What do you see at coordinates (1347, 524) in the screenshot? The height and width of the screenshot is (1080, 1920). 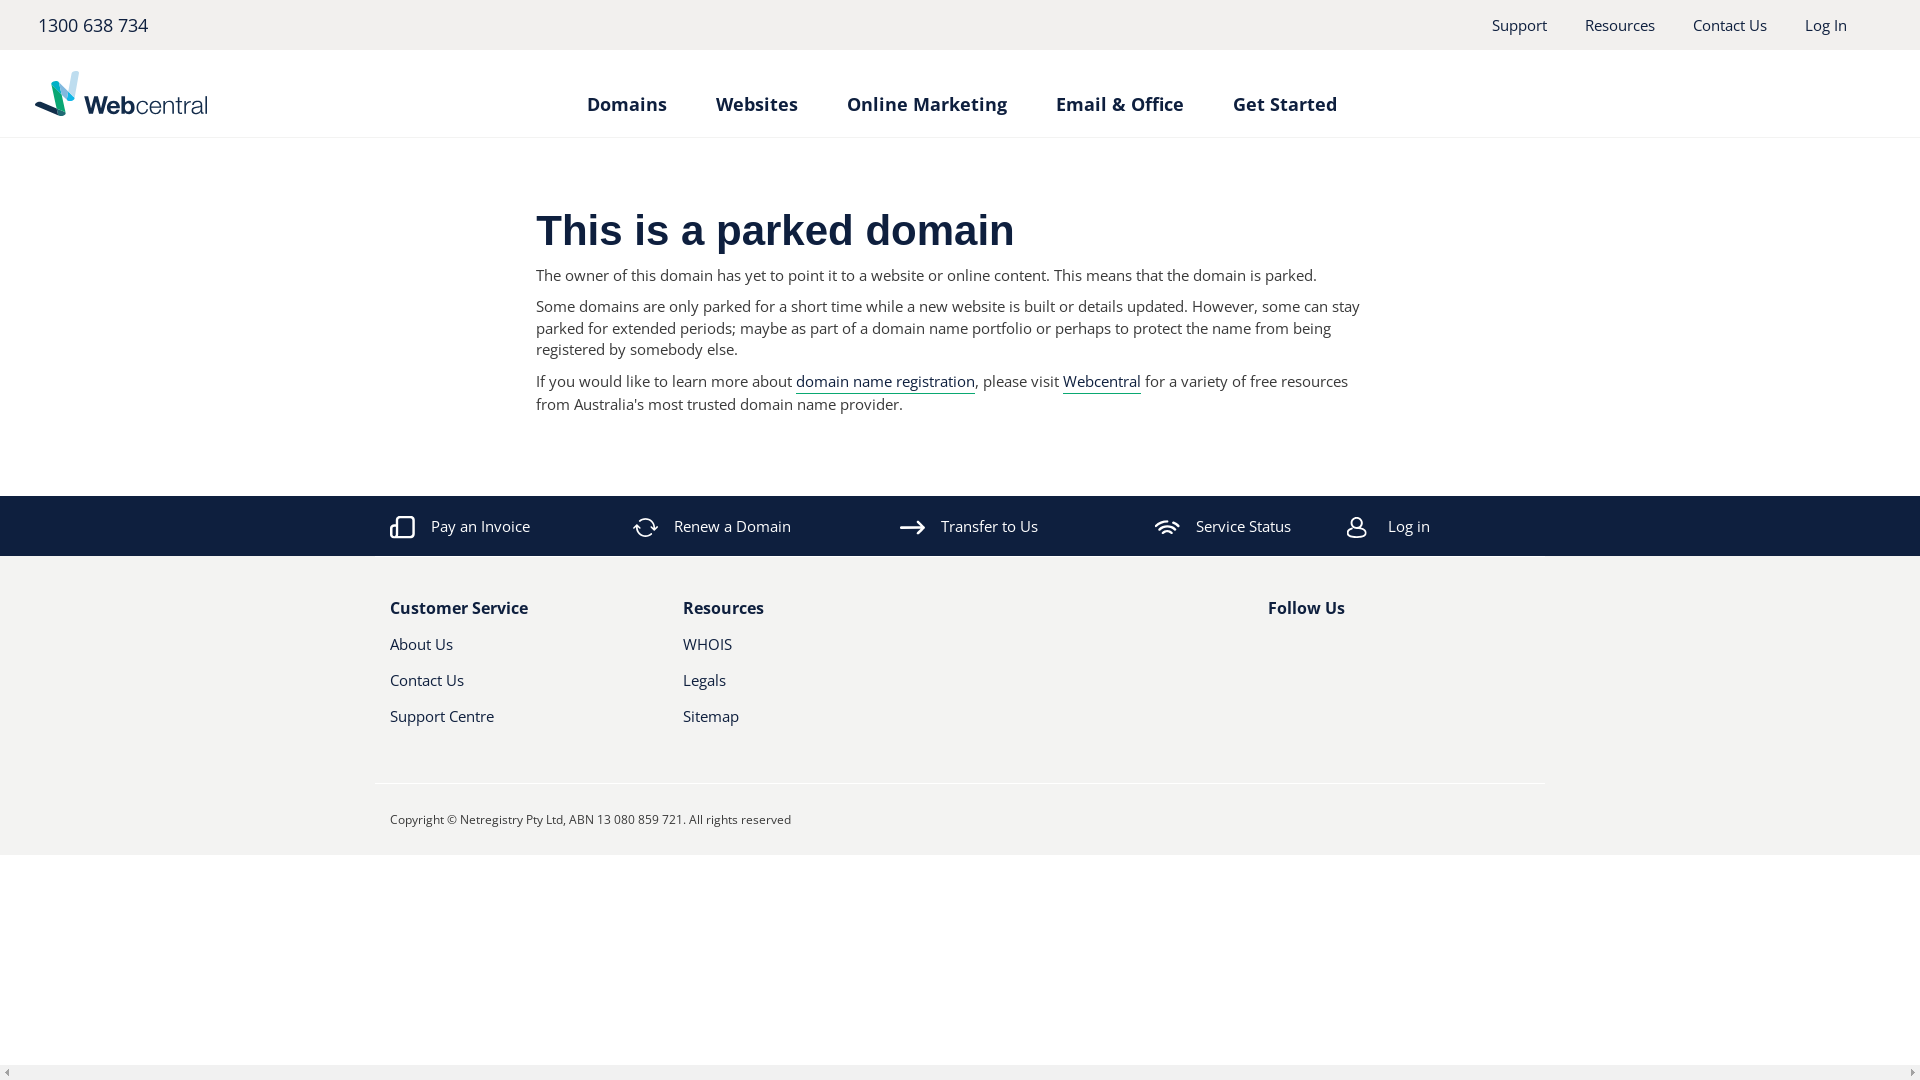 I see `'Log in'` at bounding box center [1347, 524].